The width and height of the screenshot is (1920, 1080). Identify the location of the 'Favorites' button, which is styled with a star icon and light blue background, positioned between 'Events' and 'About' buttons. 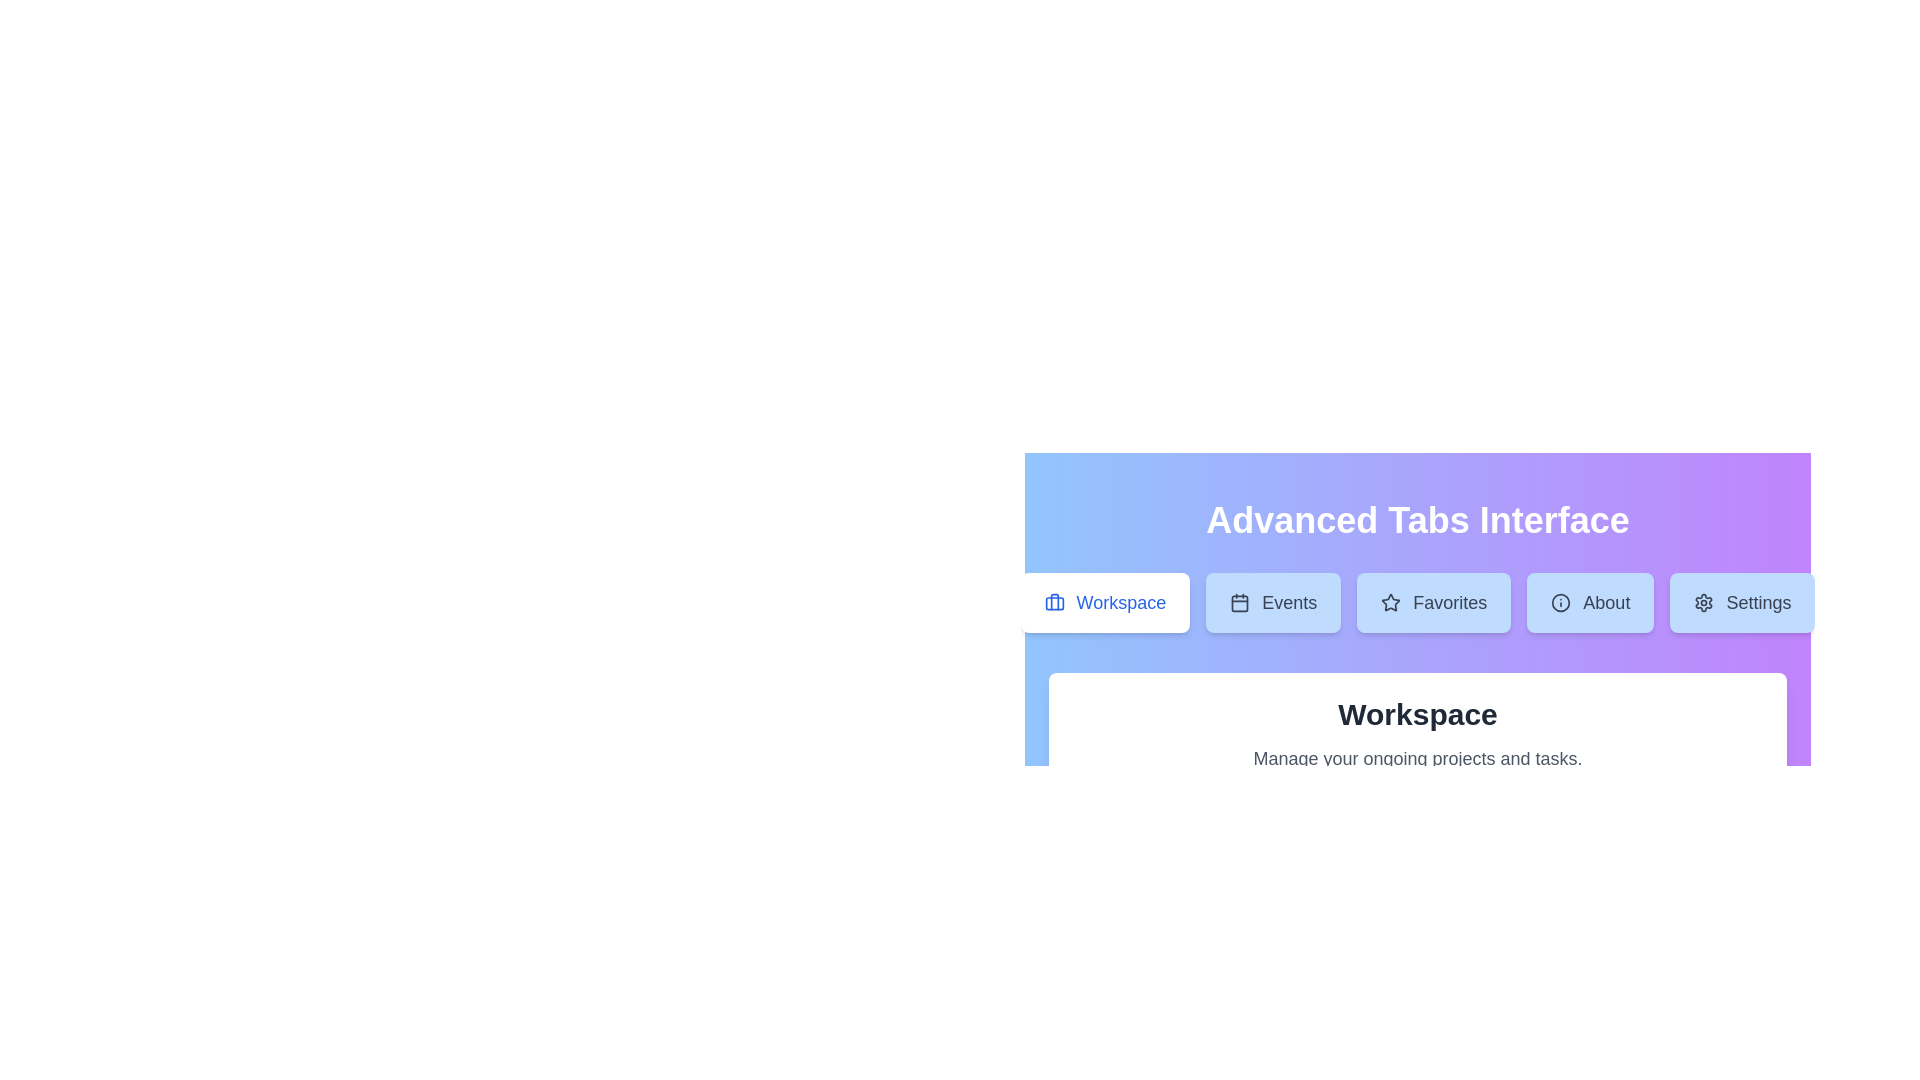
(1416, 609).